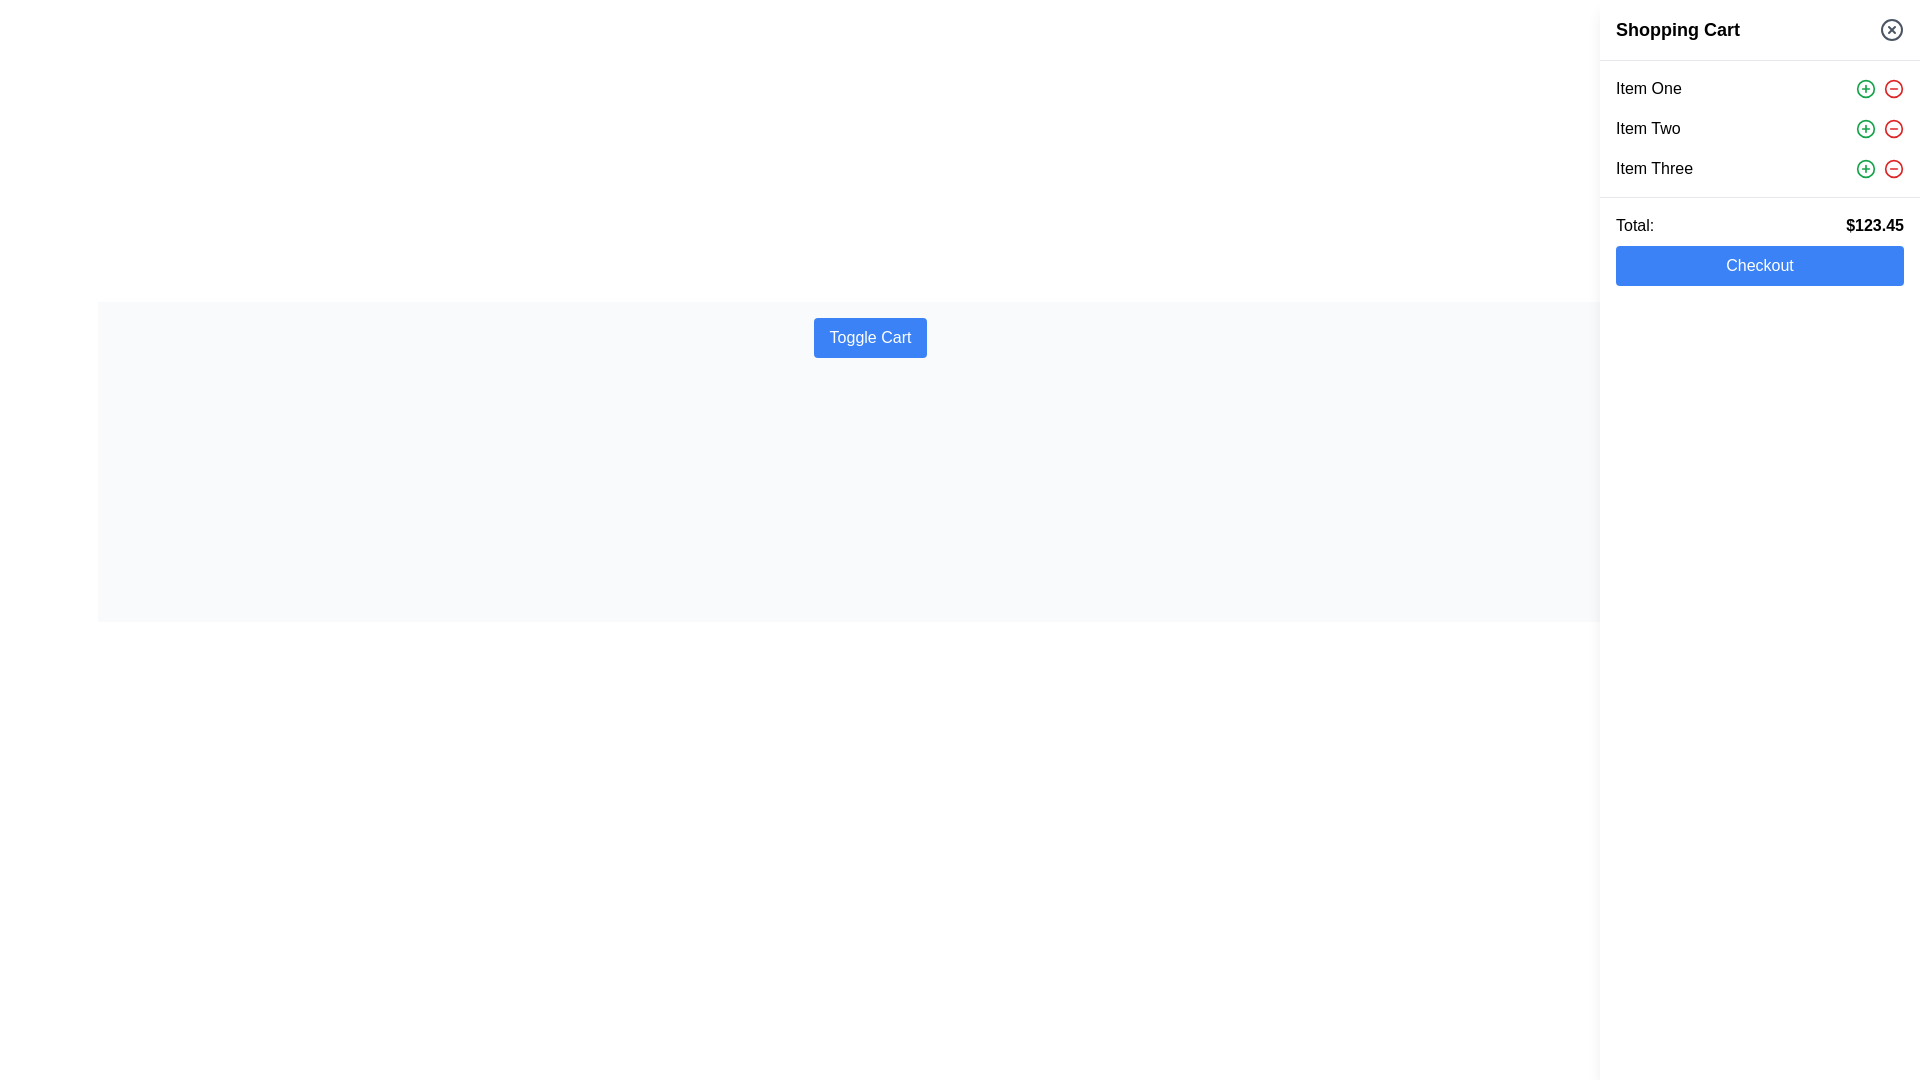 The height and width of the screenshot is (1080, 1920). I want to click on the text label that serves as the title for the shopping cart section, located at the top-left corner of the cart interface, so click(1678, 30).